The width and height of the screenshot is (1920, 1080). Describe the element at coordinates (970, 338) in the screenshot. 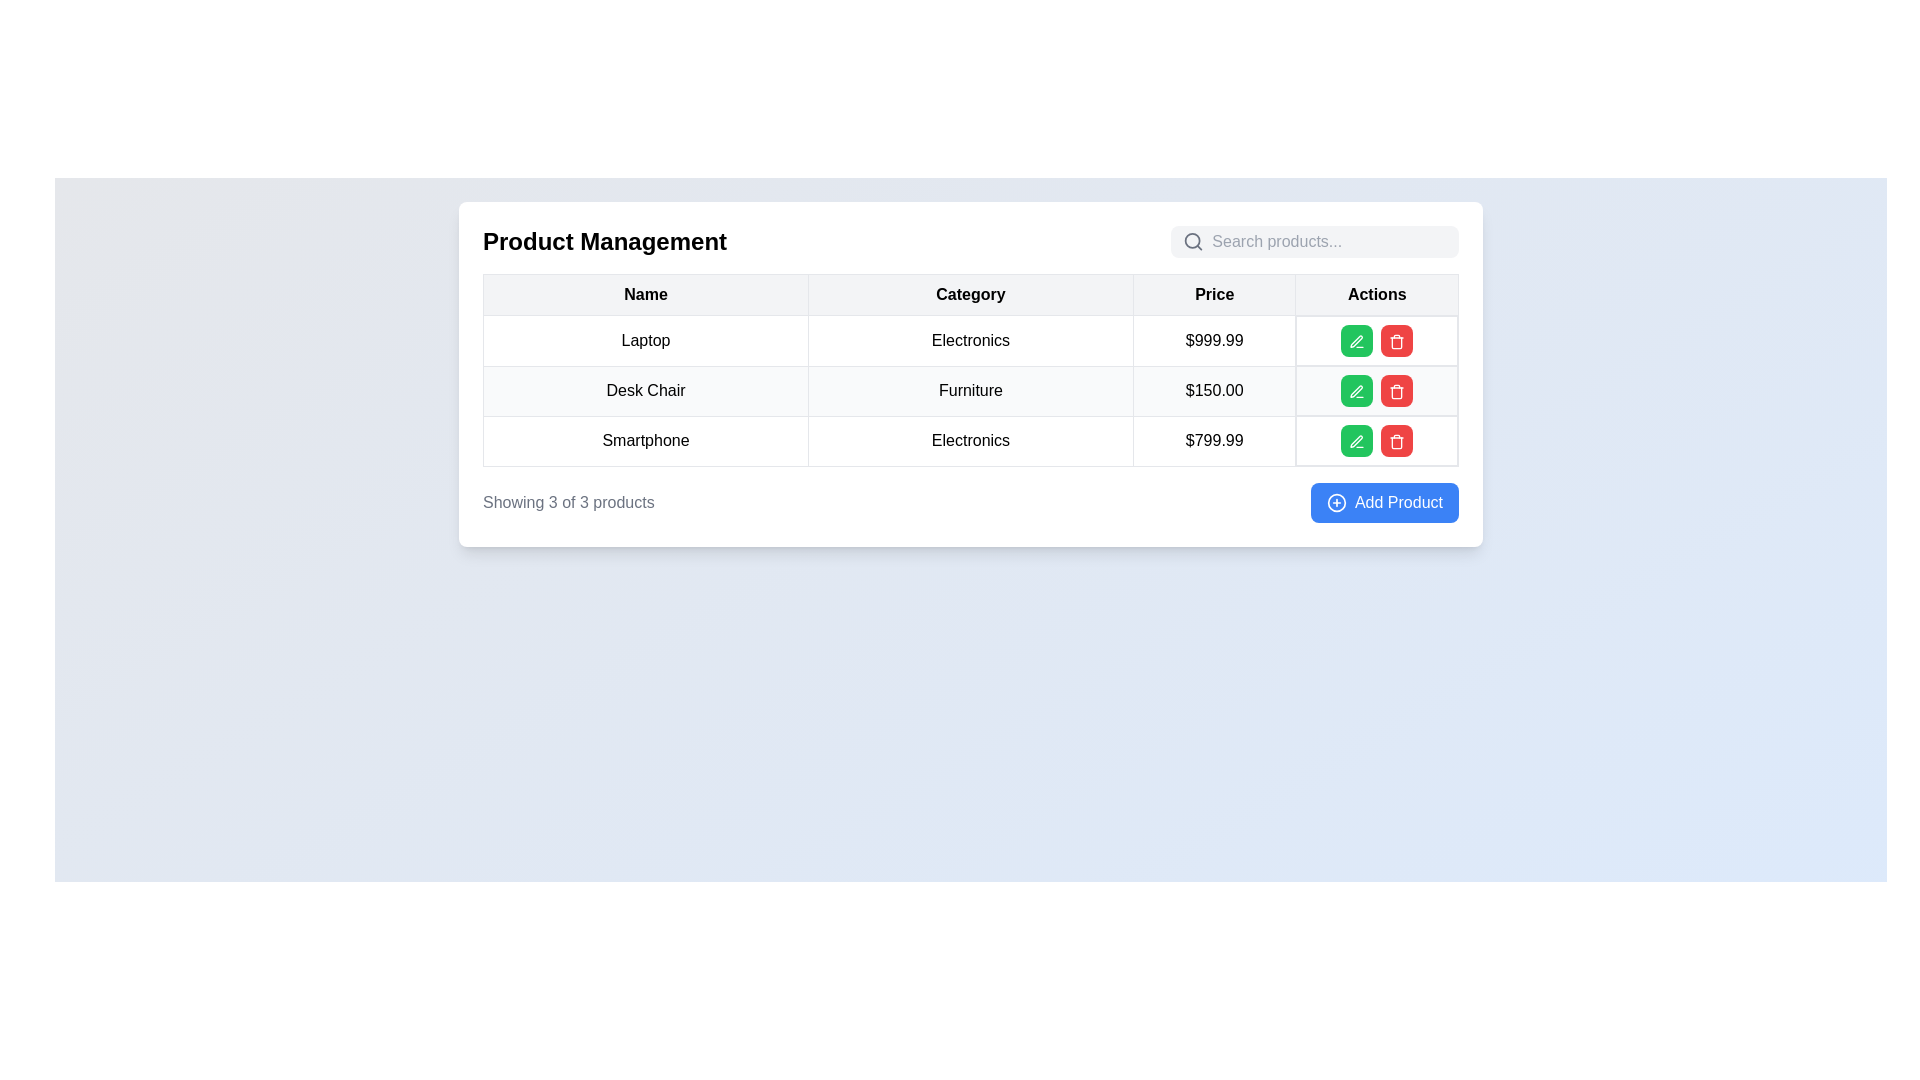

I see `the first row of the product management table, which contains details about a specific product, located directly below the header row` at that location.